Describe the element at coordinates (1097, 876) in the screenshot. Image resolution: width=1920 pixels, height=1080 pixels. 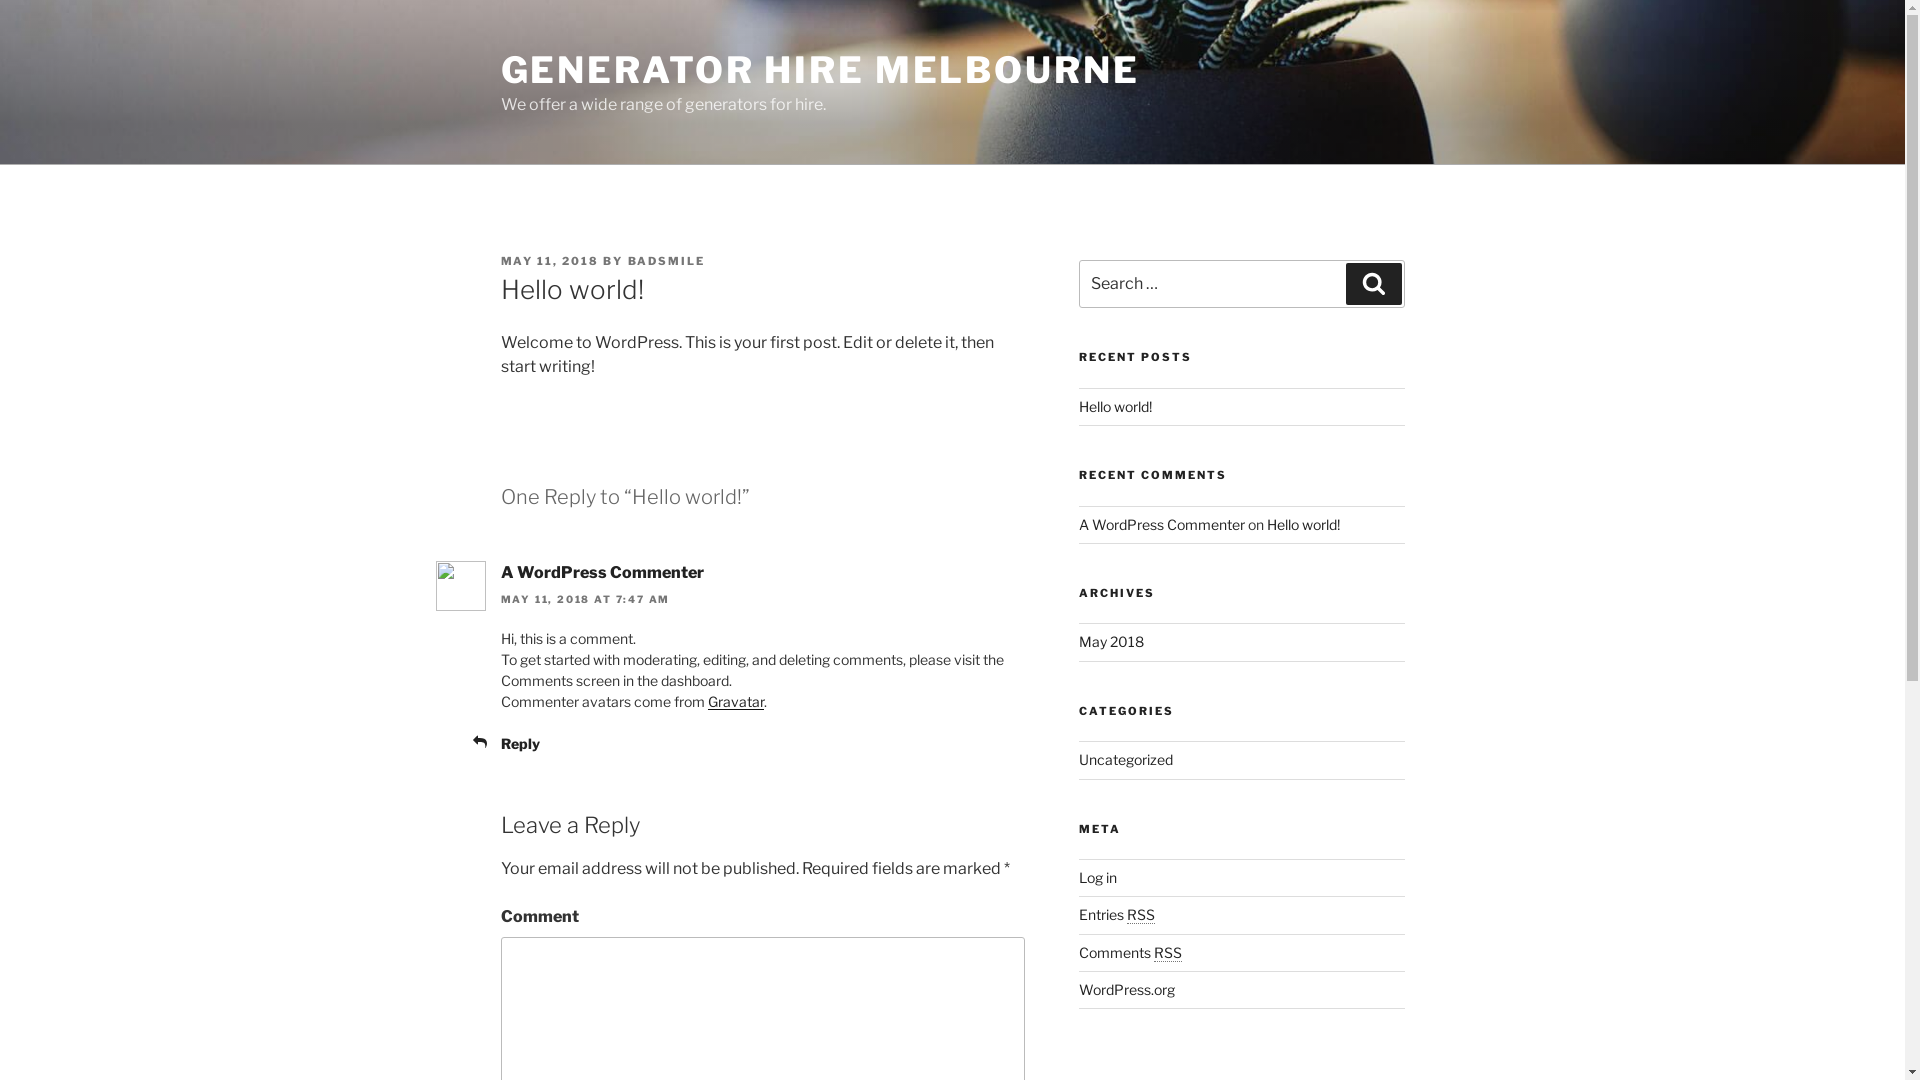
I see `'Log in'` at that location.